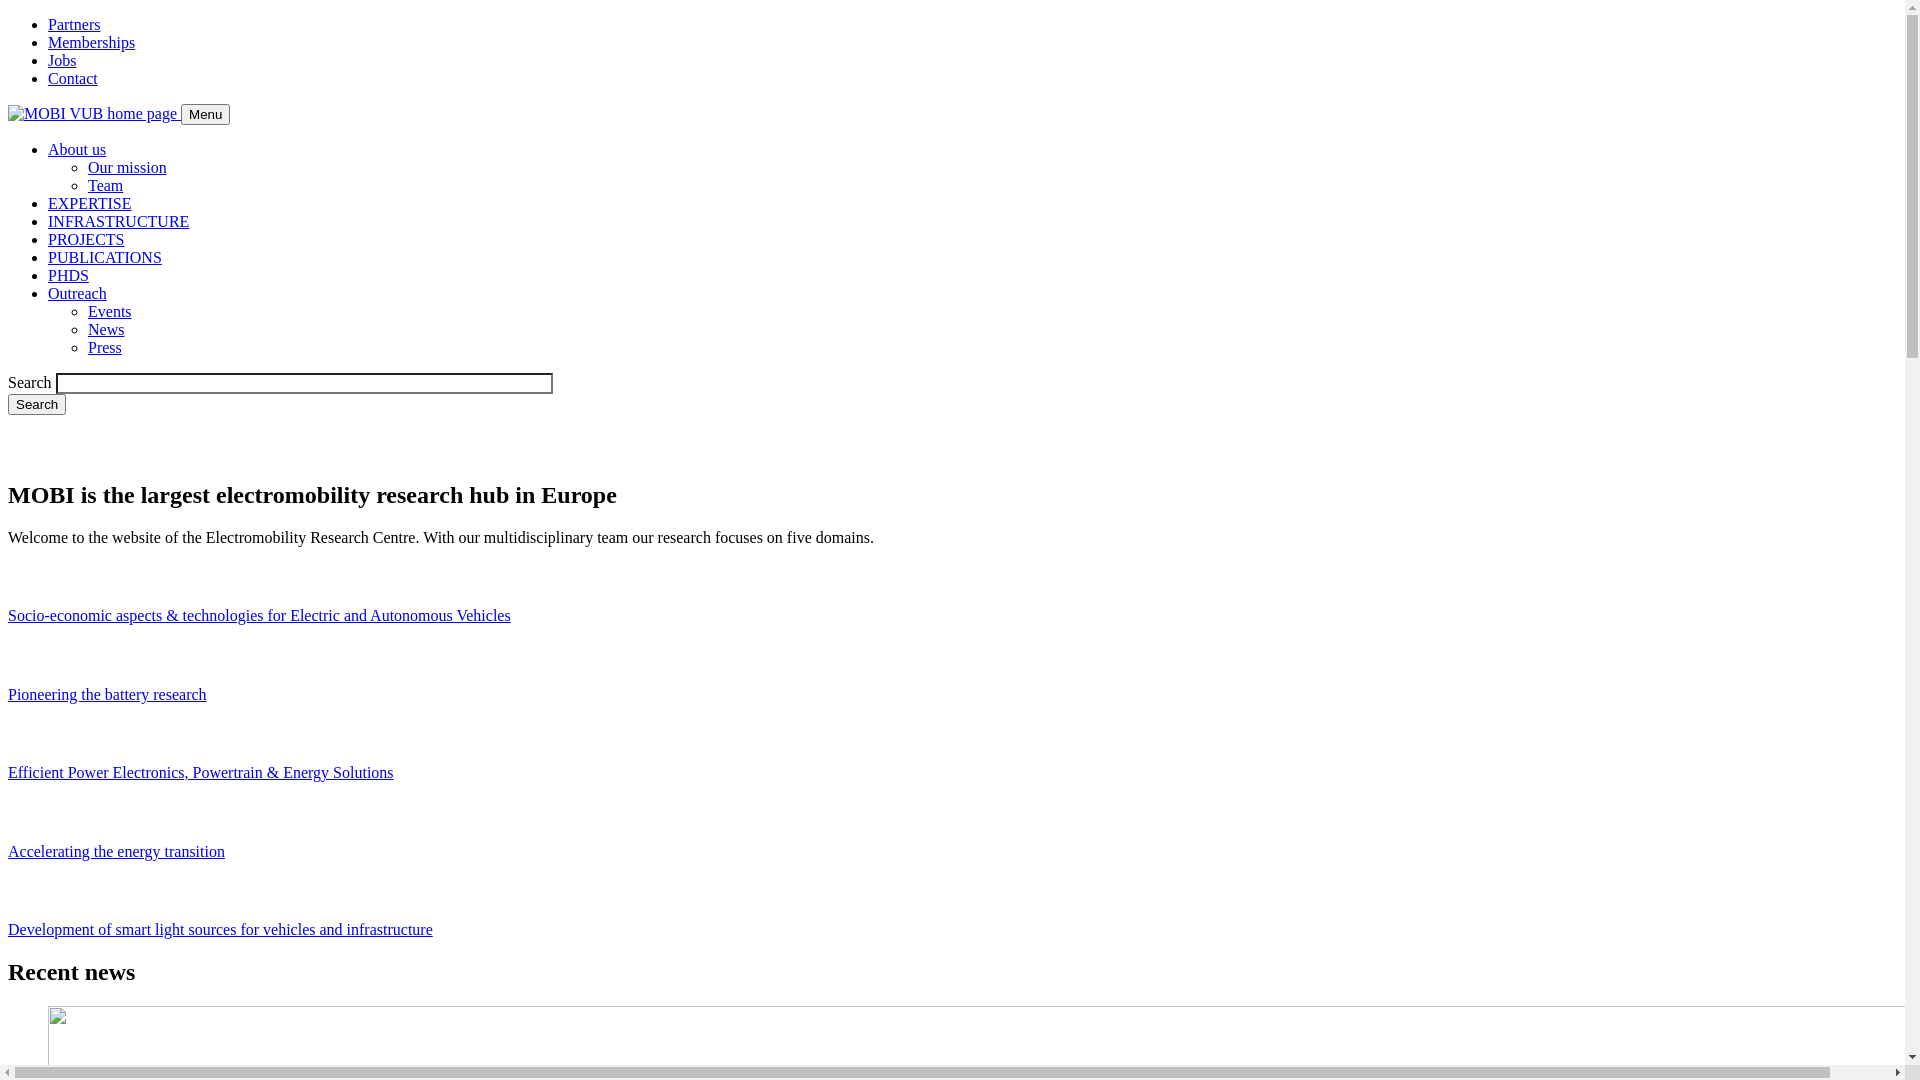  Describe the element at coordinates (201, 771) in the screenshot. I see `'Efficient Power Electronics, Powertrain & Energy Solutions'` at that location.